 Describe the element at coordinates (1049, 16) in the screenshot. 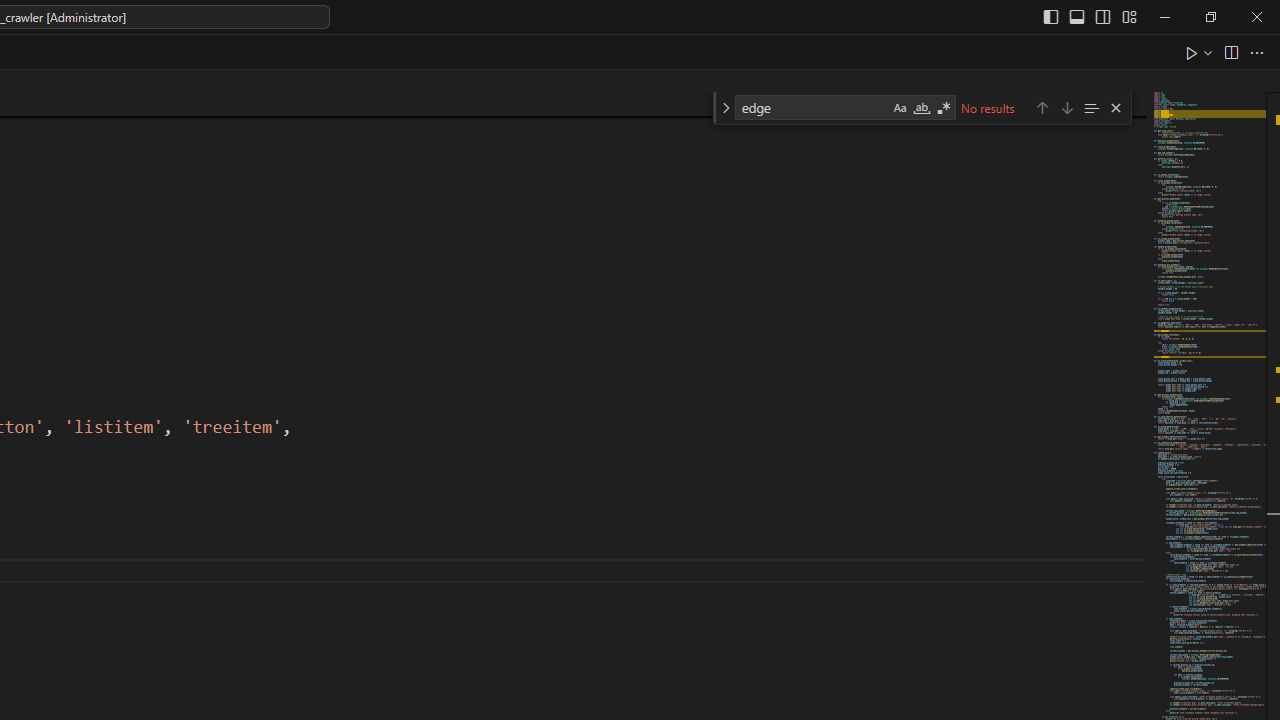

I see `'Toggle Primary Side Bar (Ctrl+B)'` at that location.